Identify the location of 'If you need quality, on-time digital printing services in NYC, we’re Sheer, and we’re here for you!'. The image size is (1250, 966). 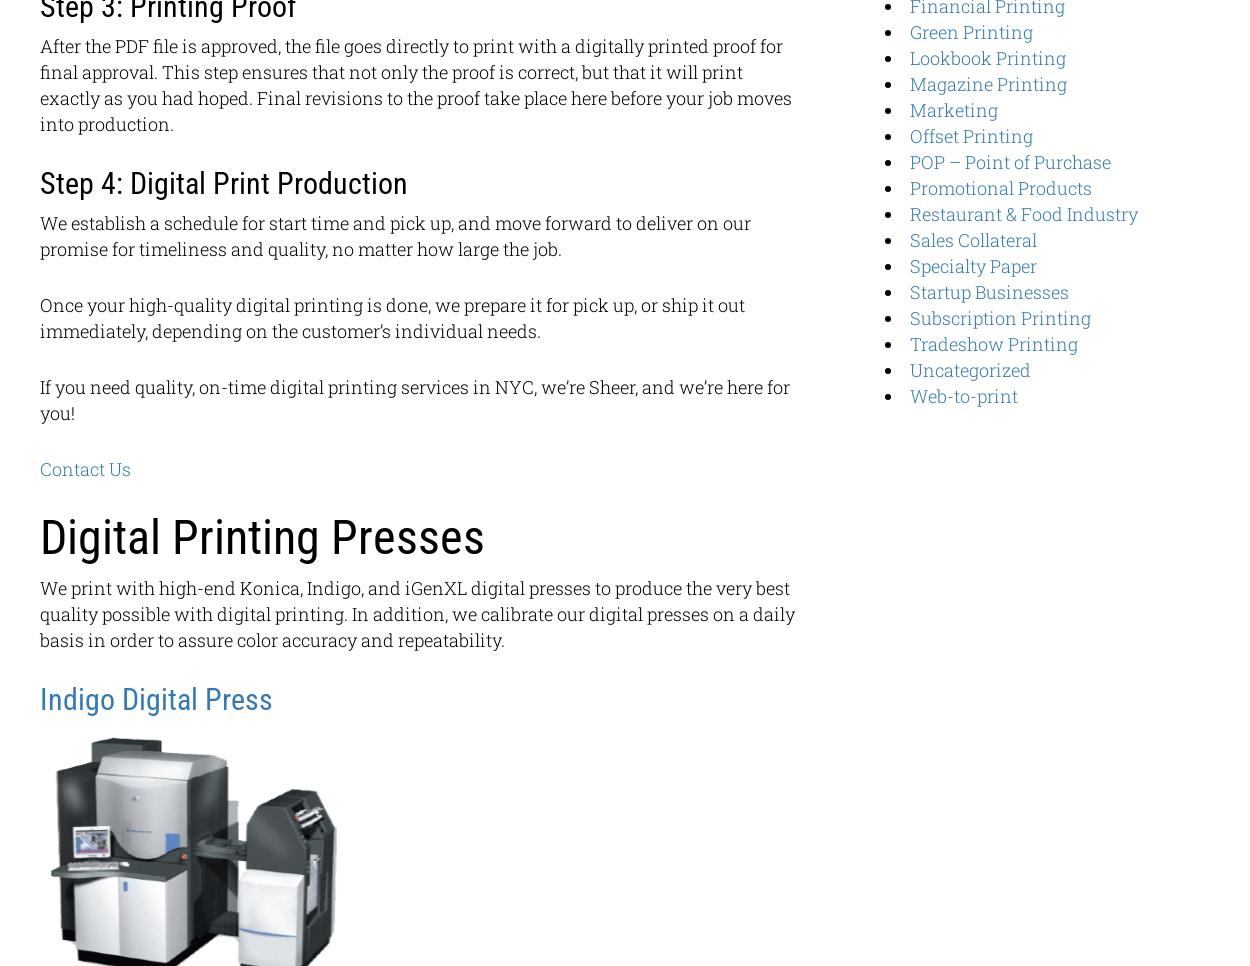
(415, 400).